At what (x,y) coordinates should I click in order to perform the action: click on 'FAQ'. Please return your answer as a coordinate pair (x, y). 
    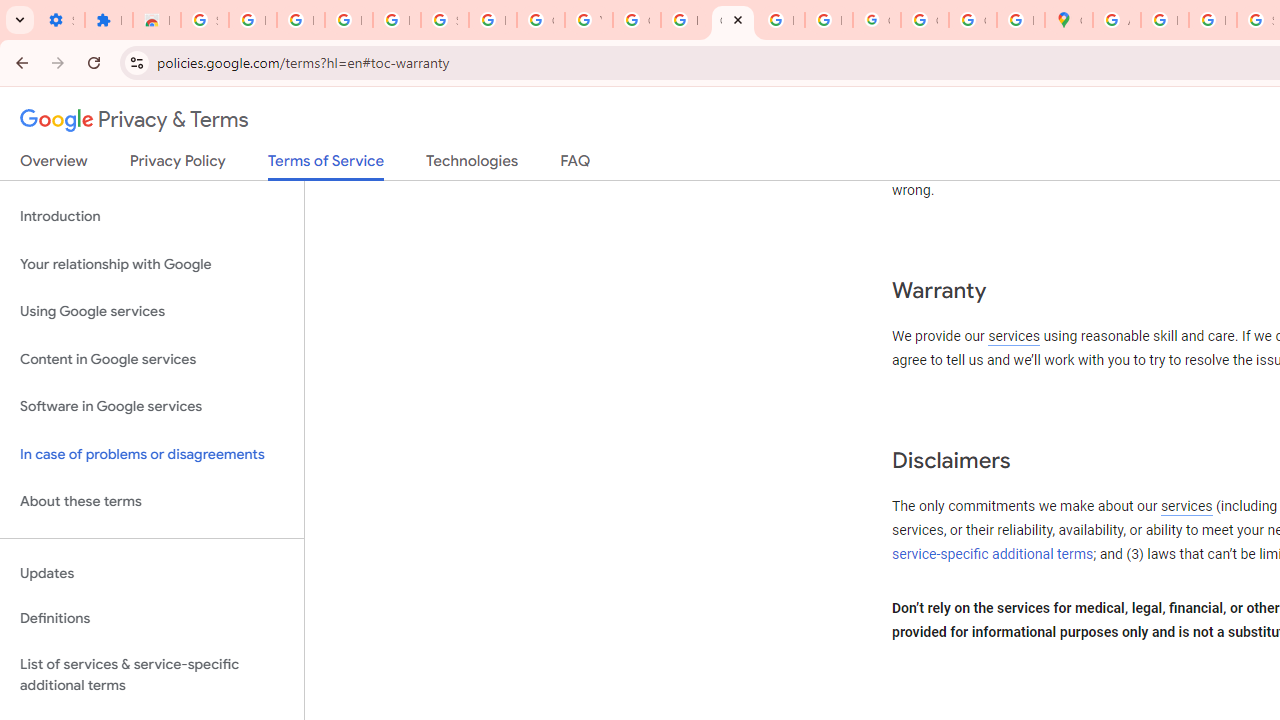
    Looking at the image, I should click on (575, 164).